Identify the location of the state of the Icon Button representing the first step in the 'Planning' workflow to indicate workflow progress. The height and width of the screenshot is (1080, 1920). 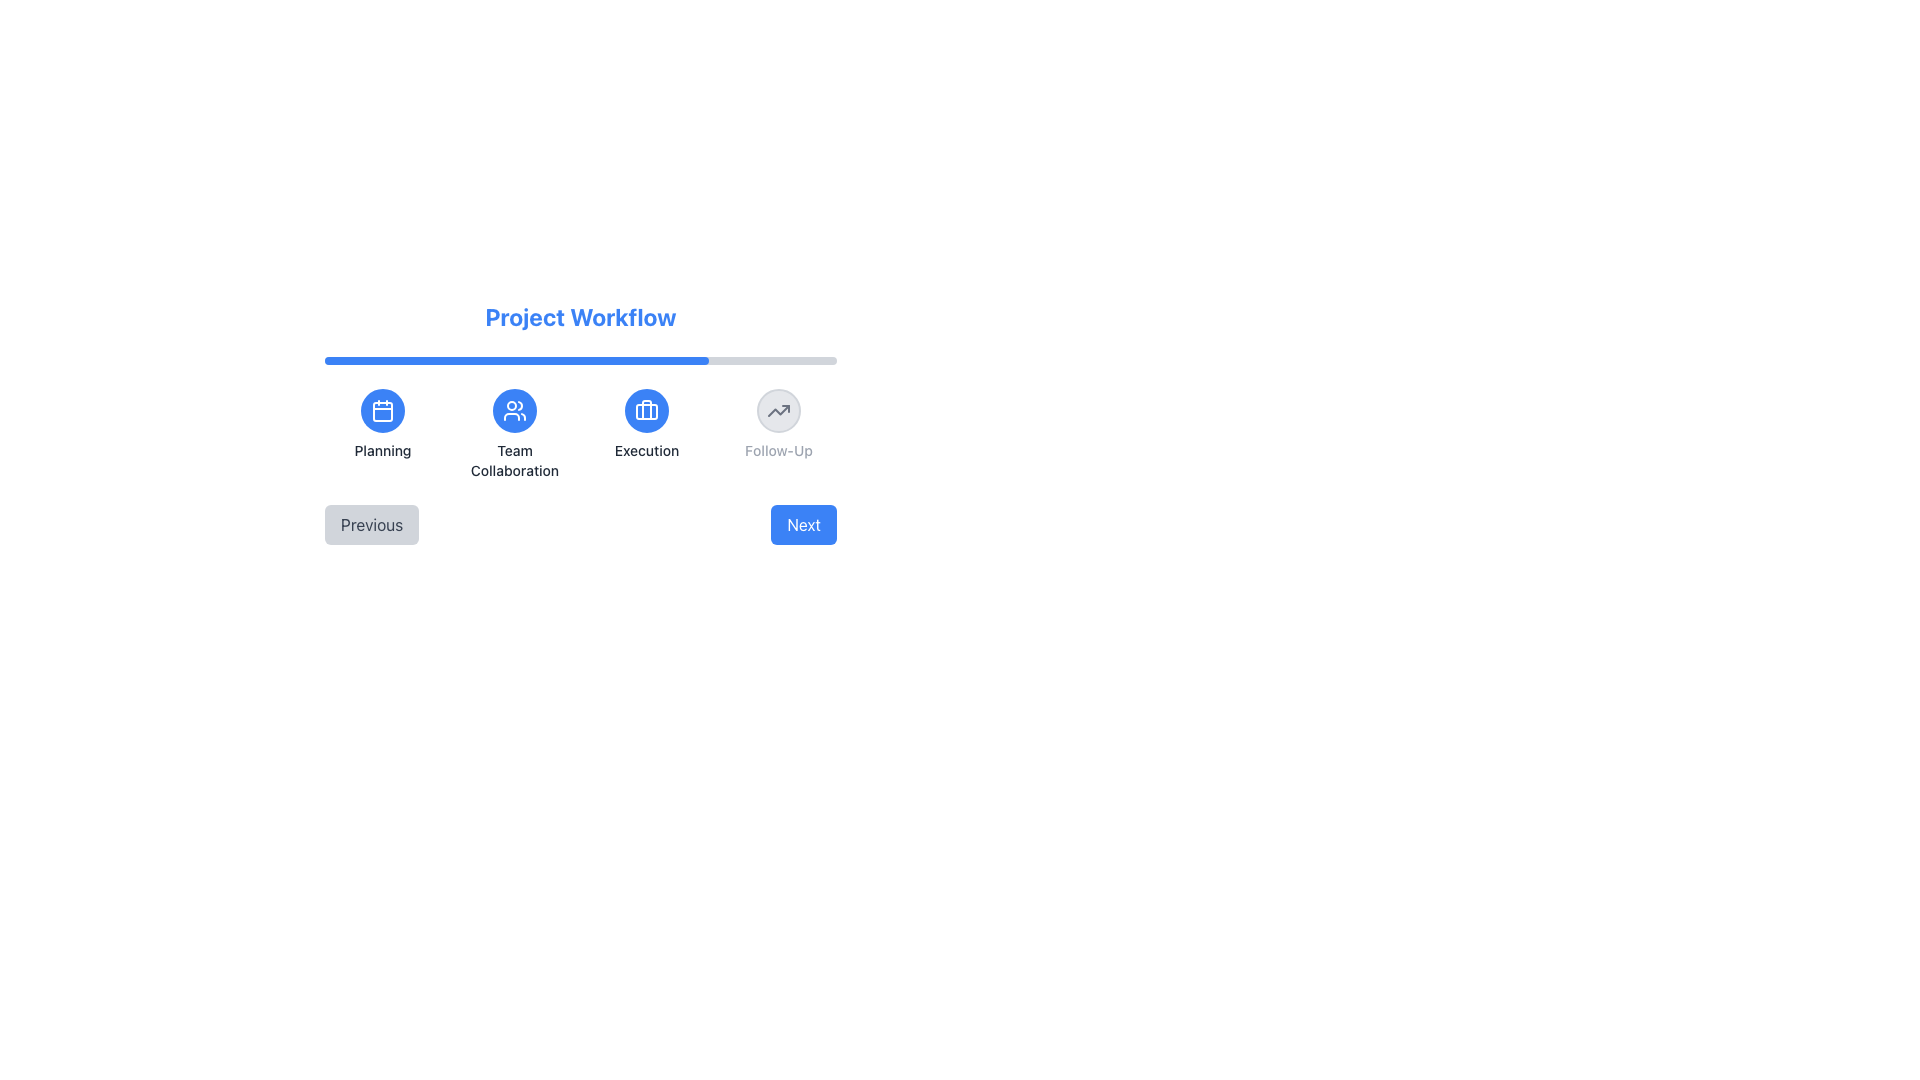
(383, 410).